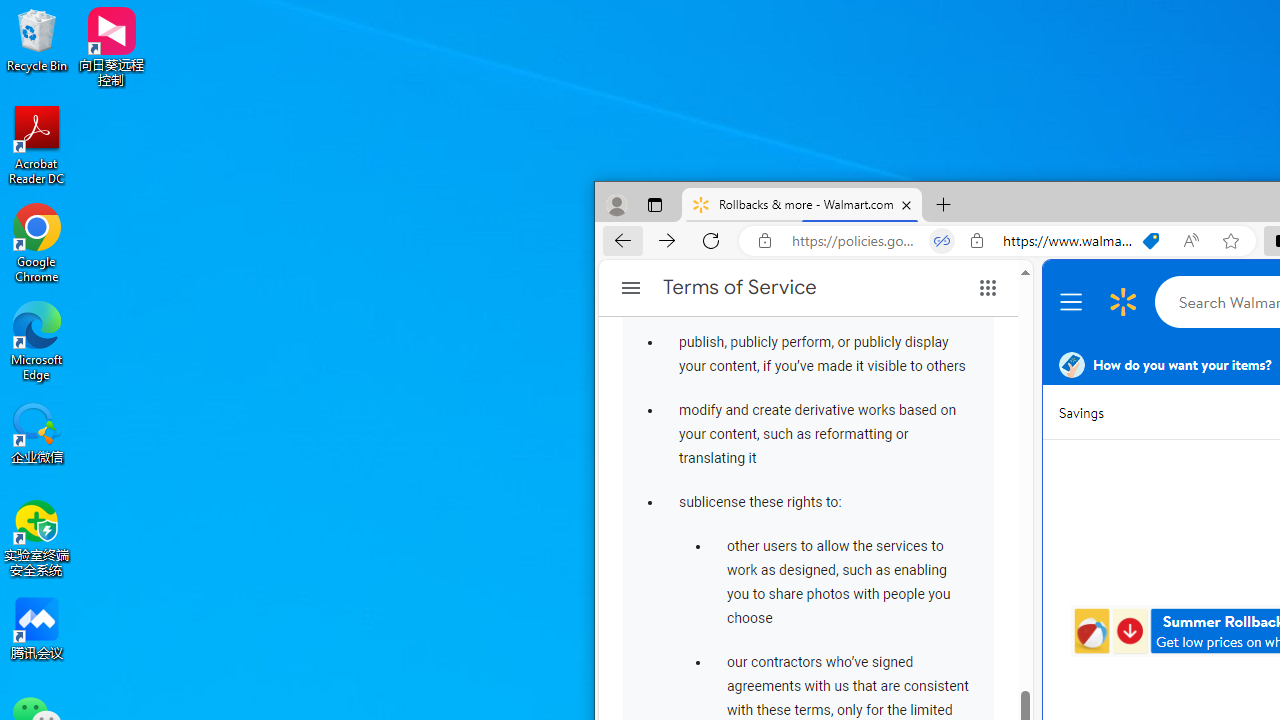 This screenshot has height=720, width=1280. Describe the element at coordinates (1079, 411) in the screenshot. I see `'Savings'` at that location.